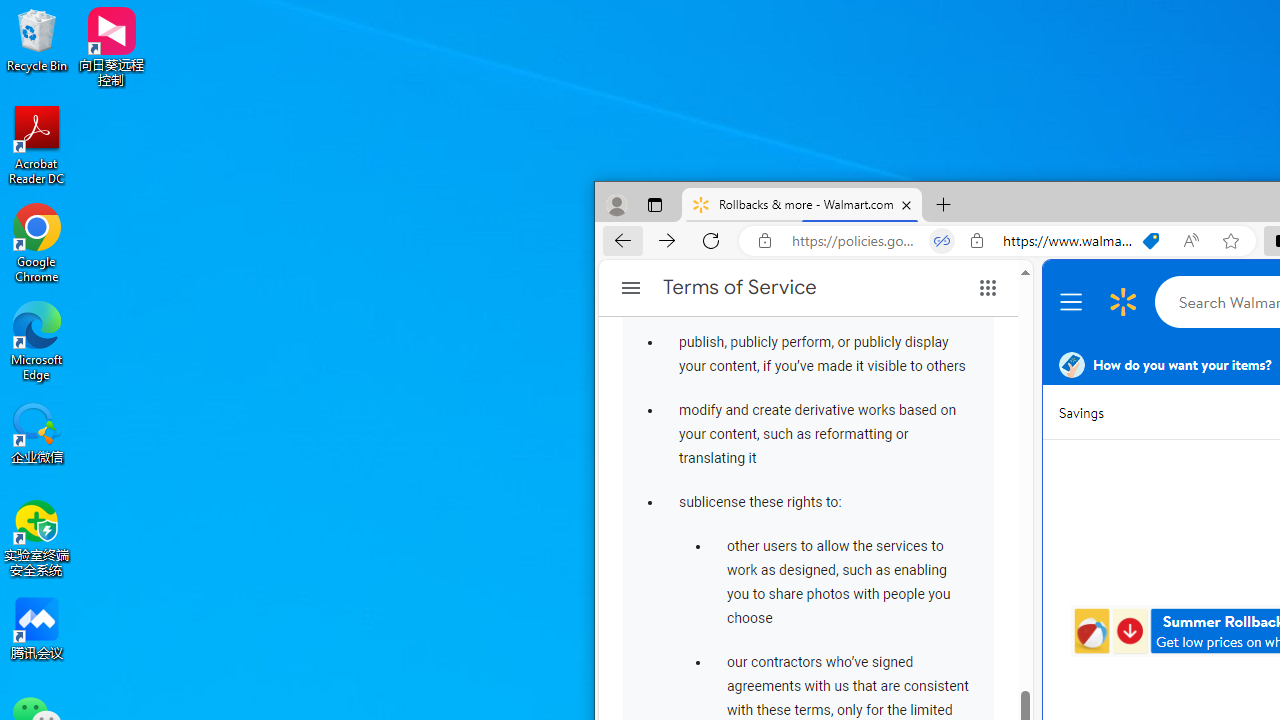 This screenshot has height=720, width=1280. Describe the element at coordinates (1079, 411) in the screenshot. I see `'Savings'` at that location.